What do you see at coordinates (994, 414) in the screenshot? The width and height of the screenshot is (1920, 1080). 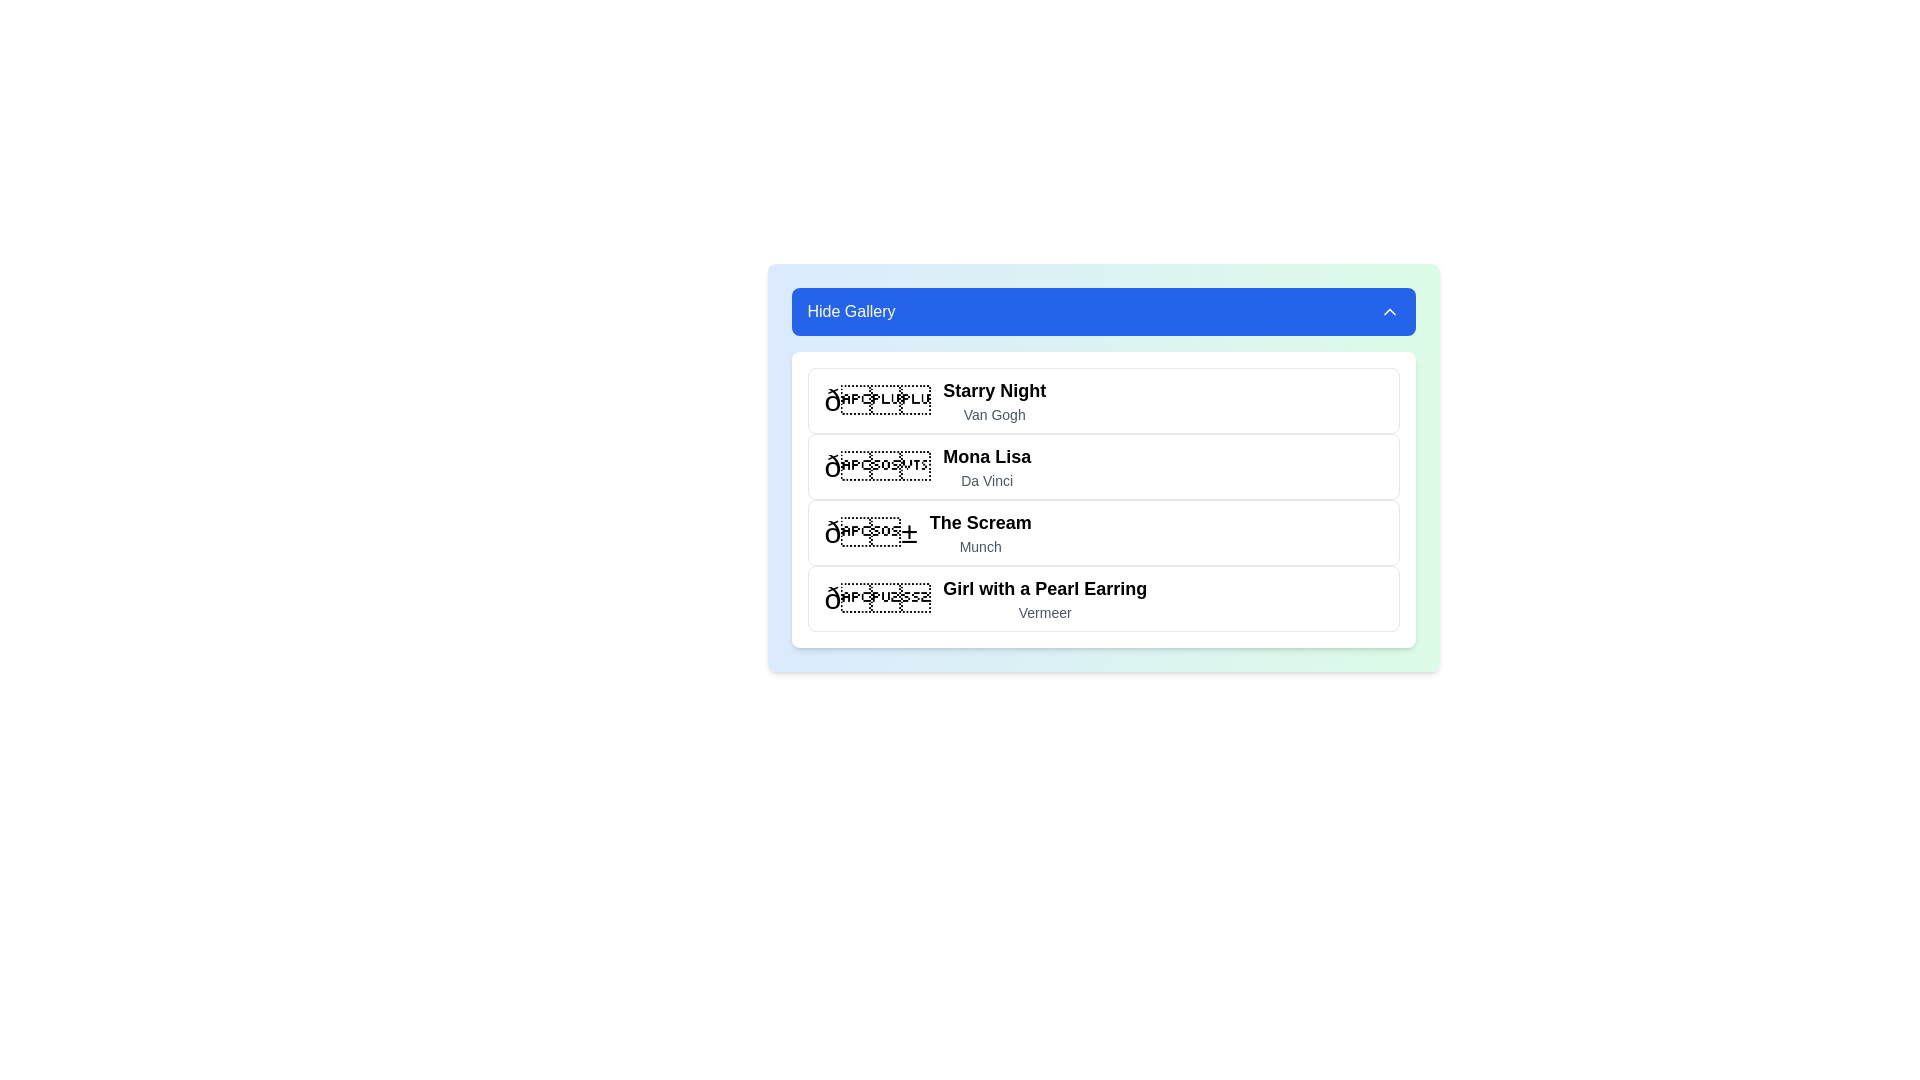 I see `text label element displaying 'Van Gogh', which is positioned below the title 'Starry Night' in a card-like layout` at bounding box center [994, 414].